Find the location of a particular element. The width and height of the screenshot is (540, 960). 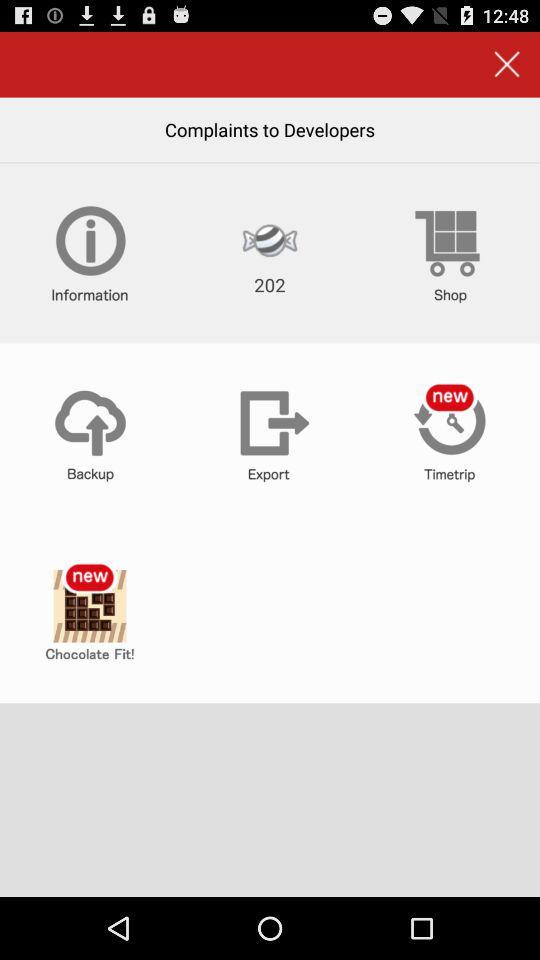

window is located at coordinates (507, 64).